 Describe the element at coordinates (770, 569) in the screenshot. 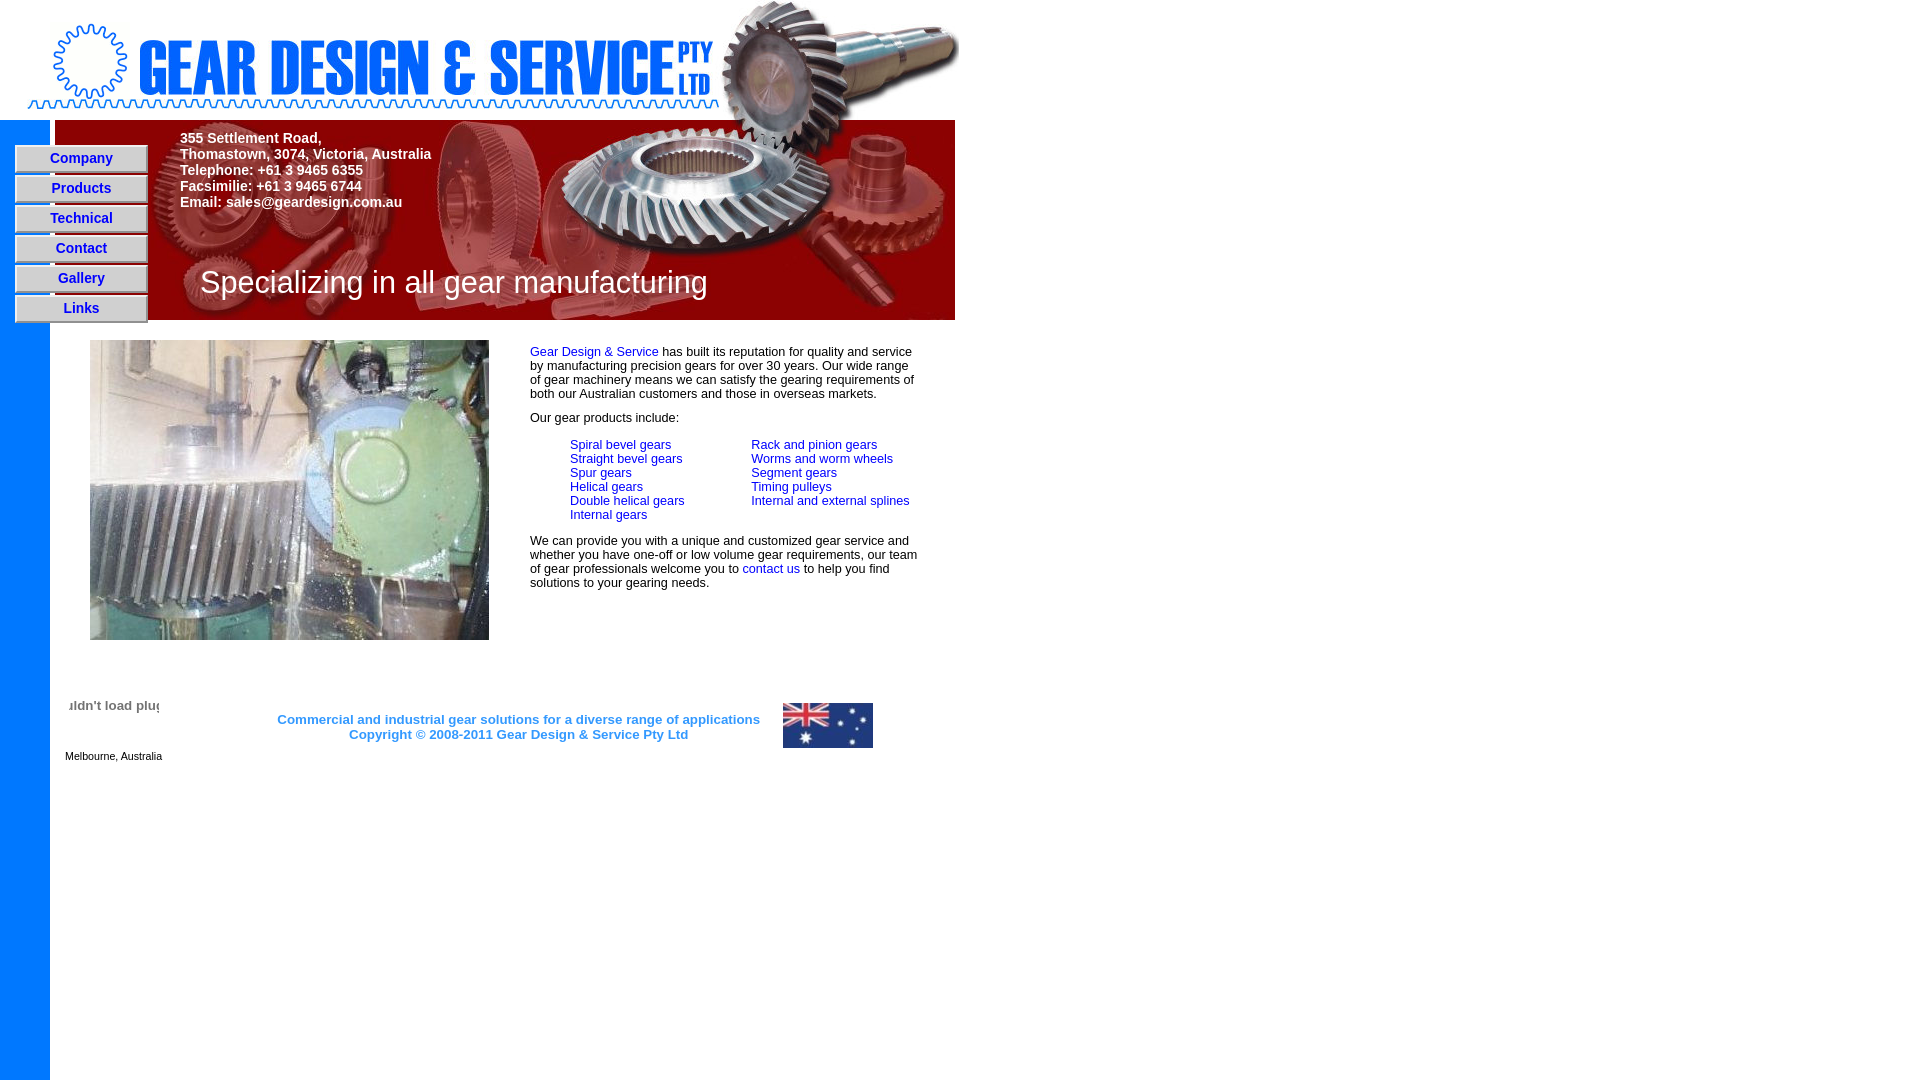

I see `'contact us'` at that location.